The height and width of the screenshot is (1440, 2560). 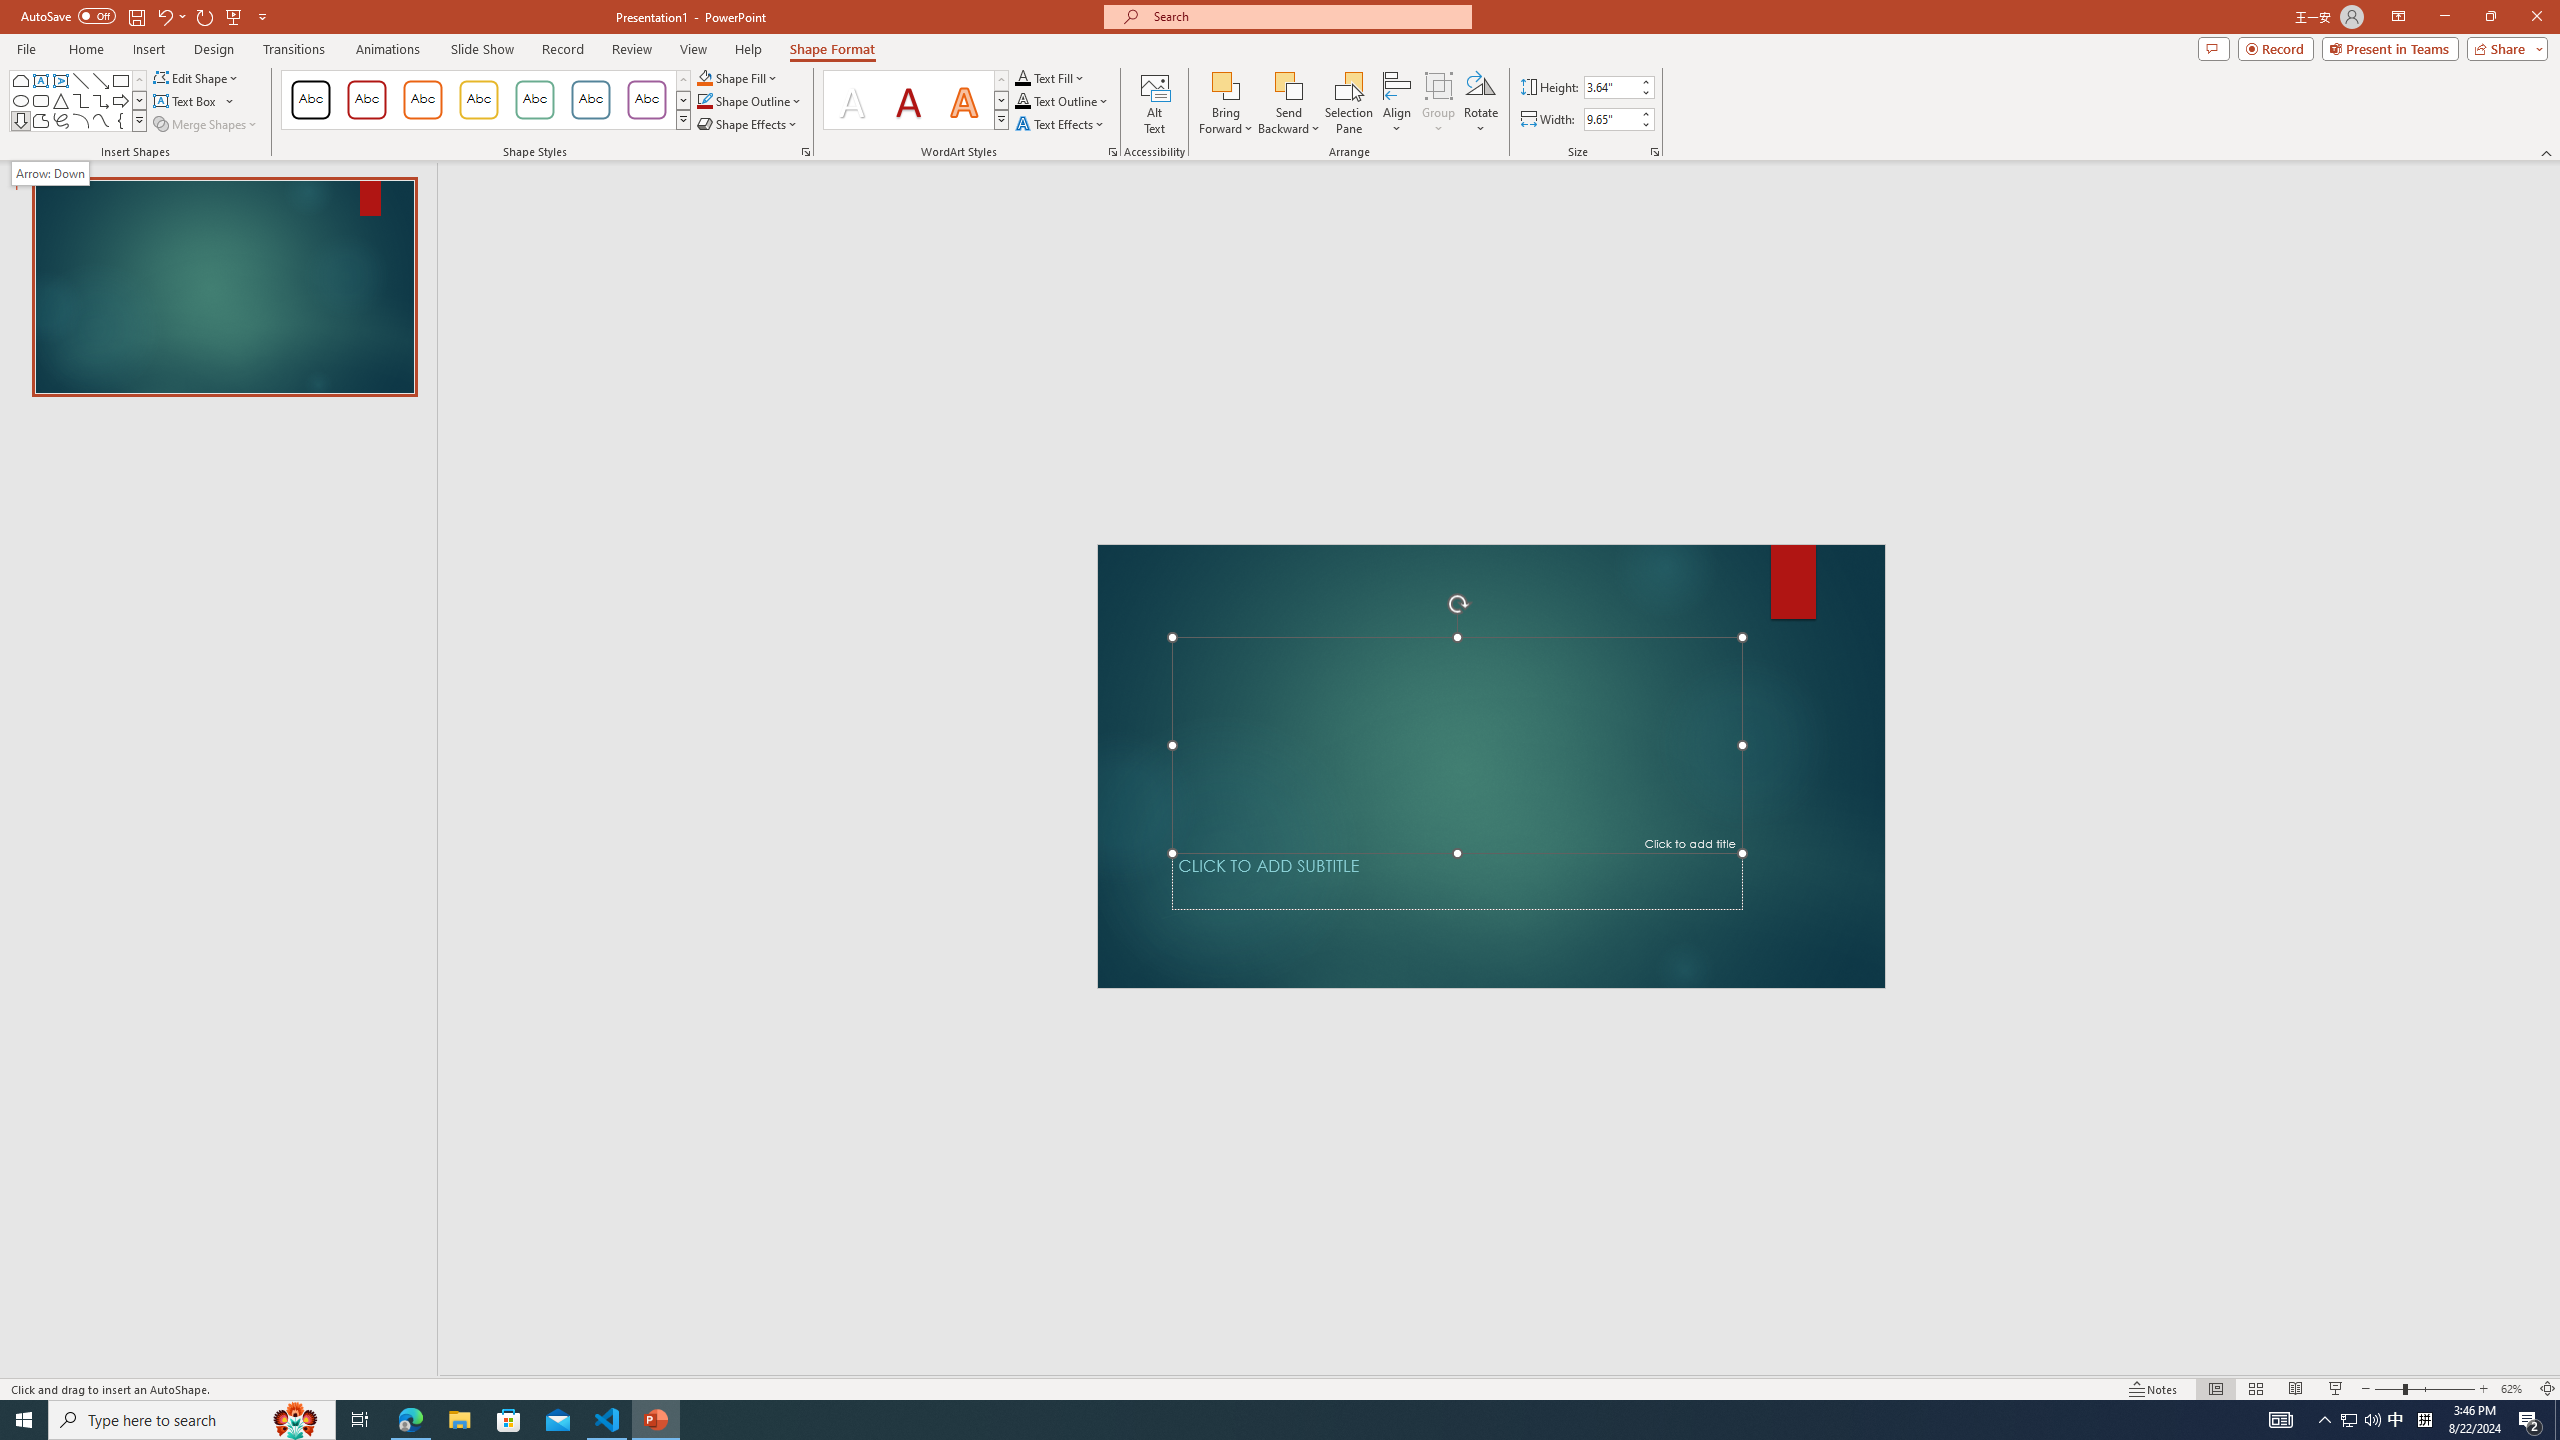 What do you see at coordinates (40, 119) in the screenshot?
I see `'Freeform: Shape'` at bounding box center [40, 119].